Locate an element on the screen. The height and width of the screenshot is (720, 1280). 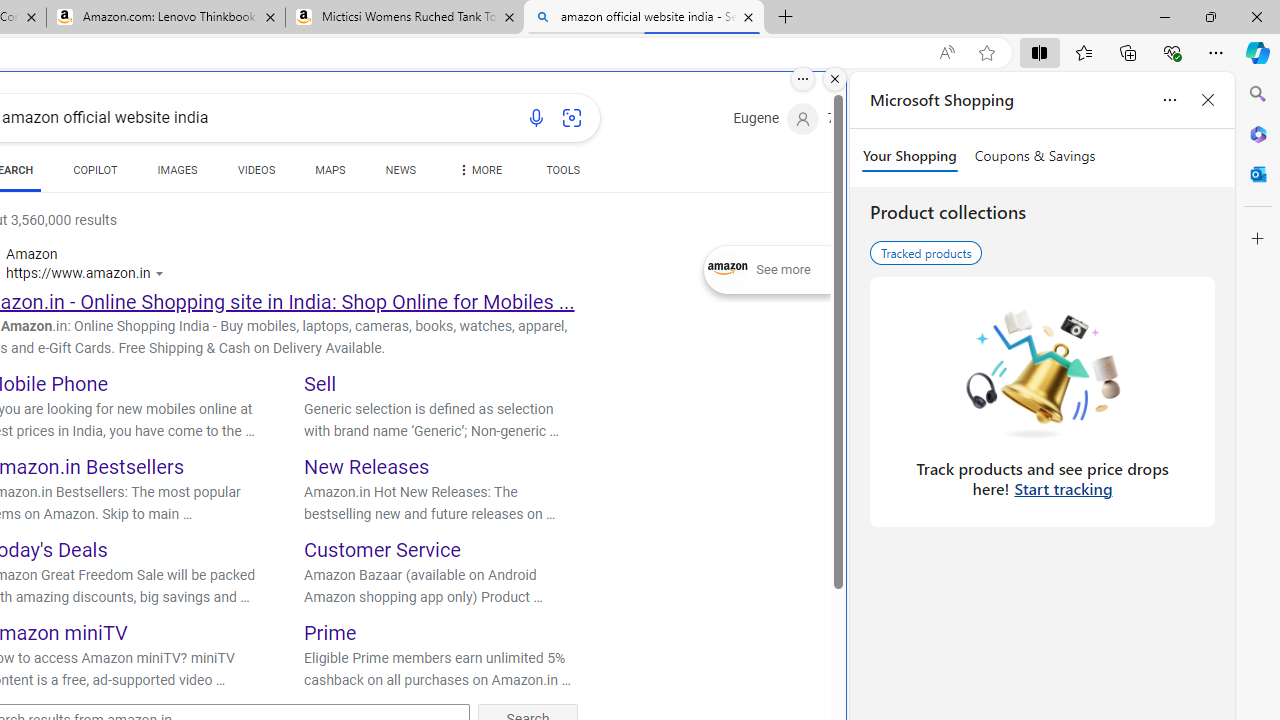
'COPILOT' is located at coordinates (94, 170).